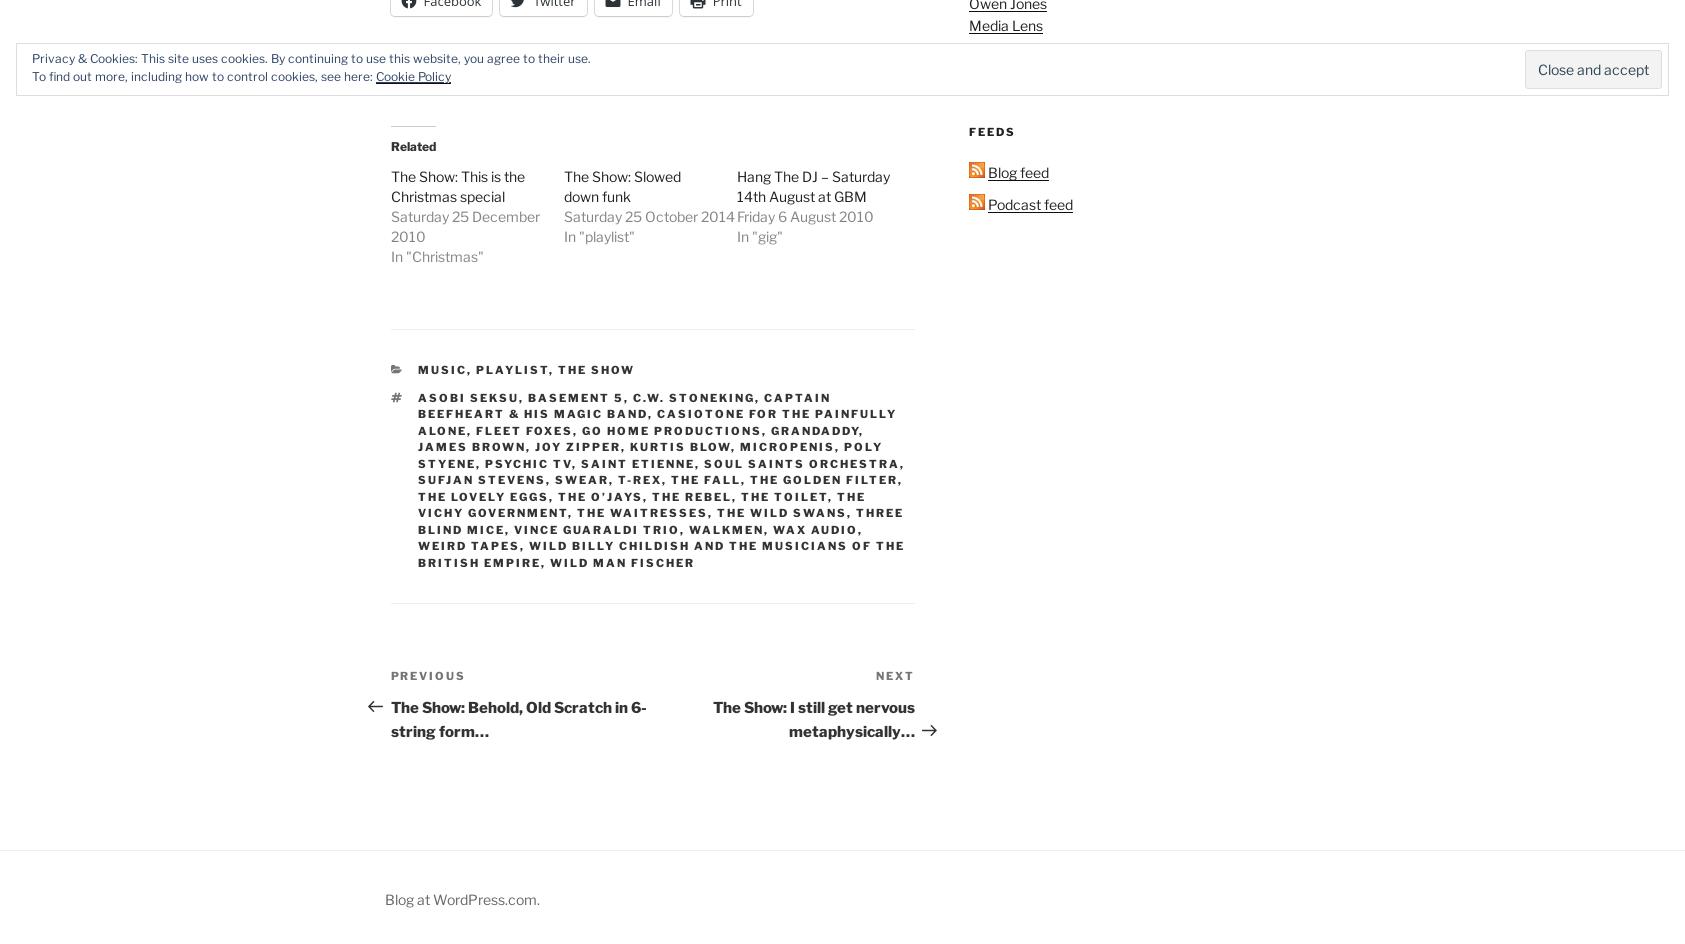 The width and height of the screenshot is (1685, 944). Describe the element at coordinates (637, 462) in the screenshot. I see `'Saint Etienne'` at that location.